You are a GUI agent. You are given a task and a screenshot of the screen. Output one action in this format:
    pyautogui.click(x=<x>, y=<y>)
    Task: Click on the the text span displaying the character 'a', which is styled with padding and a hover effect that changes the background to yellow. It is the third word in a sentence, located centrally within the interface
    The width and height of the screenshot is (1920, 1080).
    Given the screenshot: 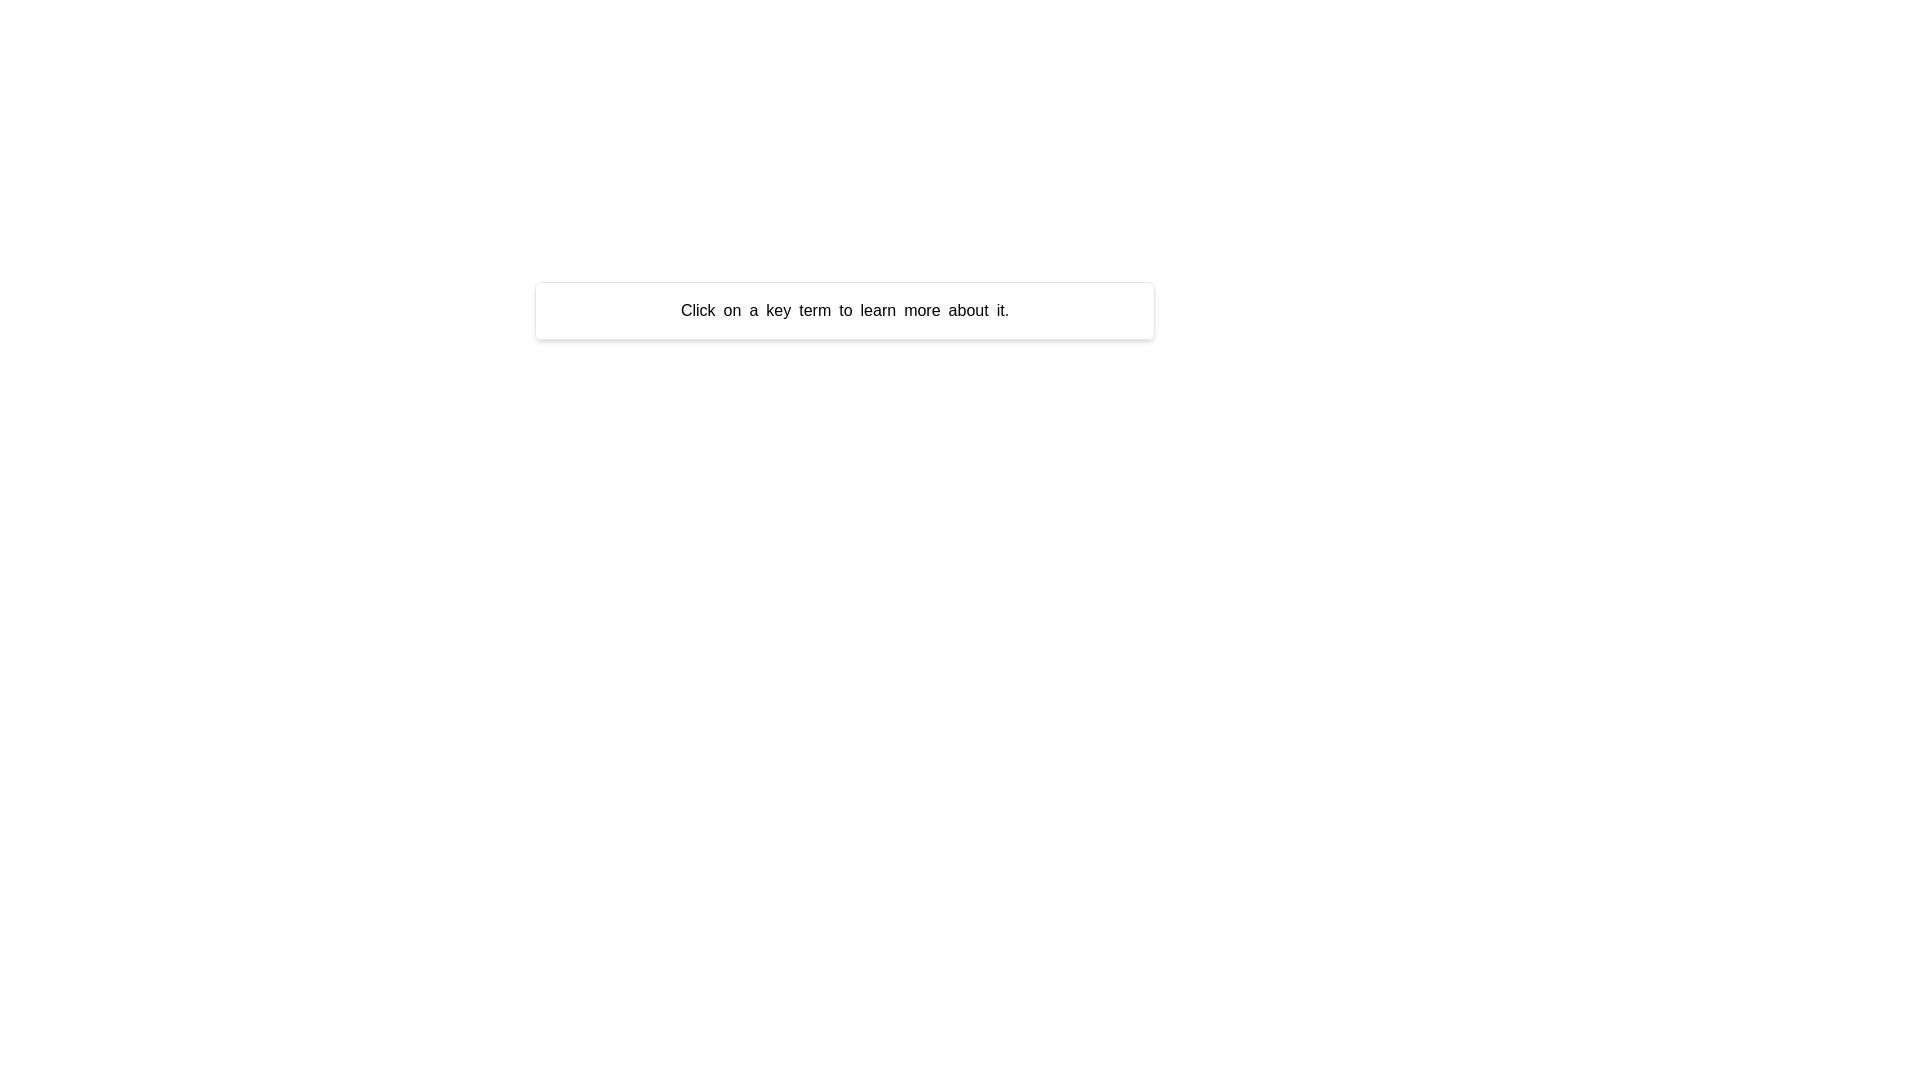 What is the action you would take?
    pyautogui.click(x=752, y=310)
    